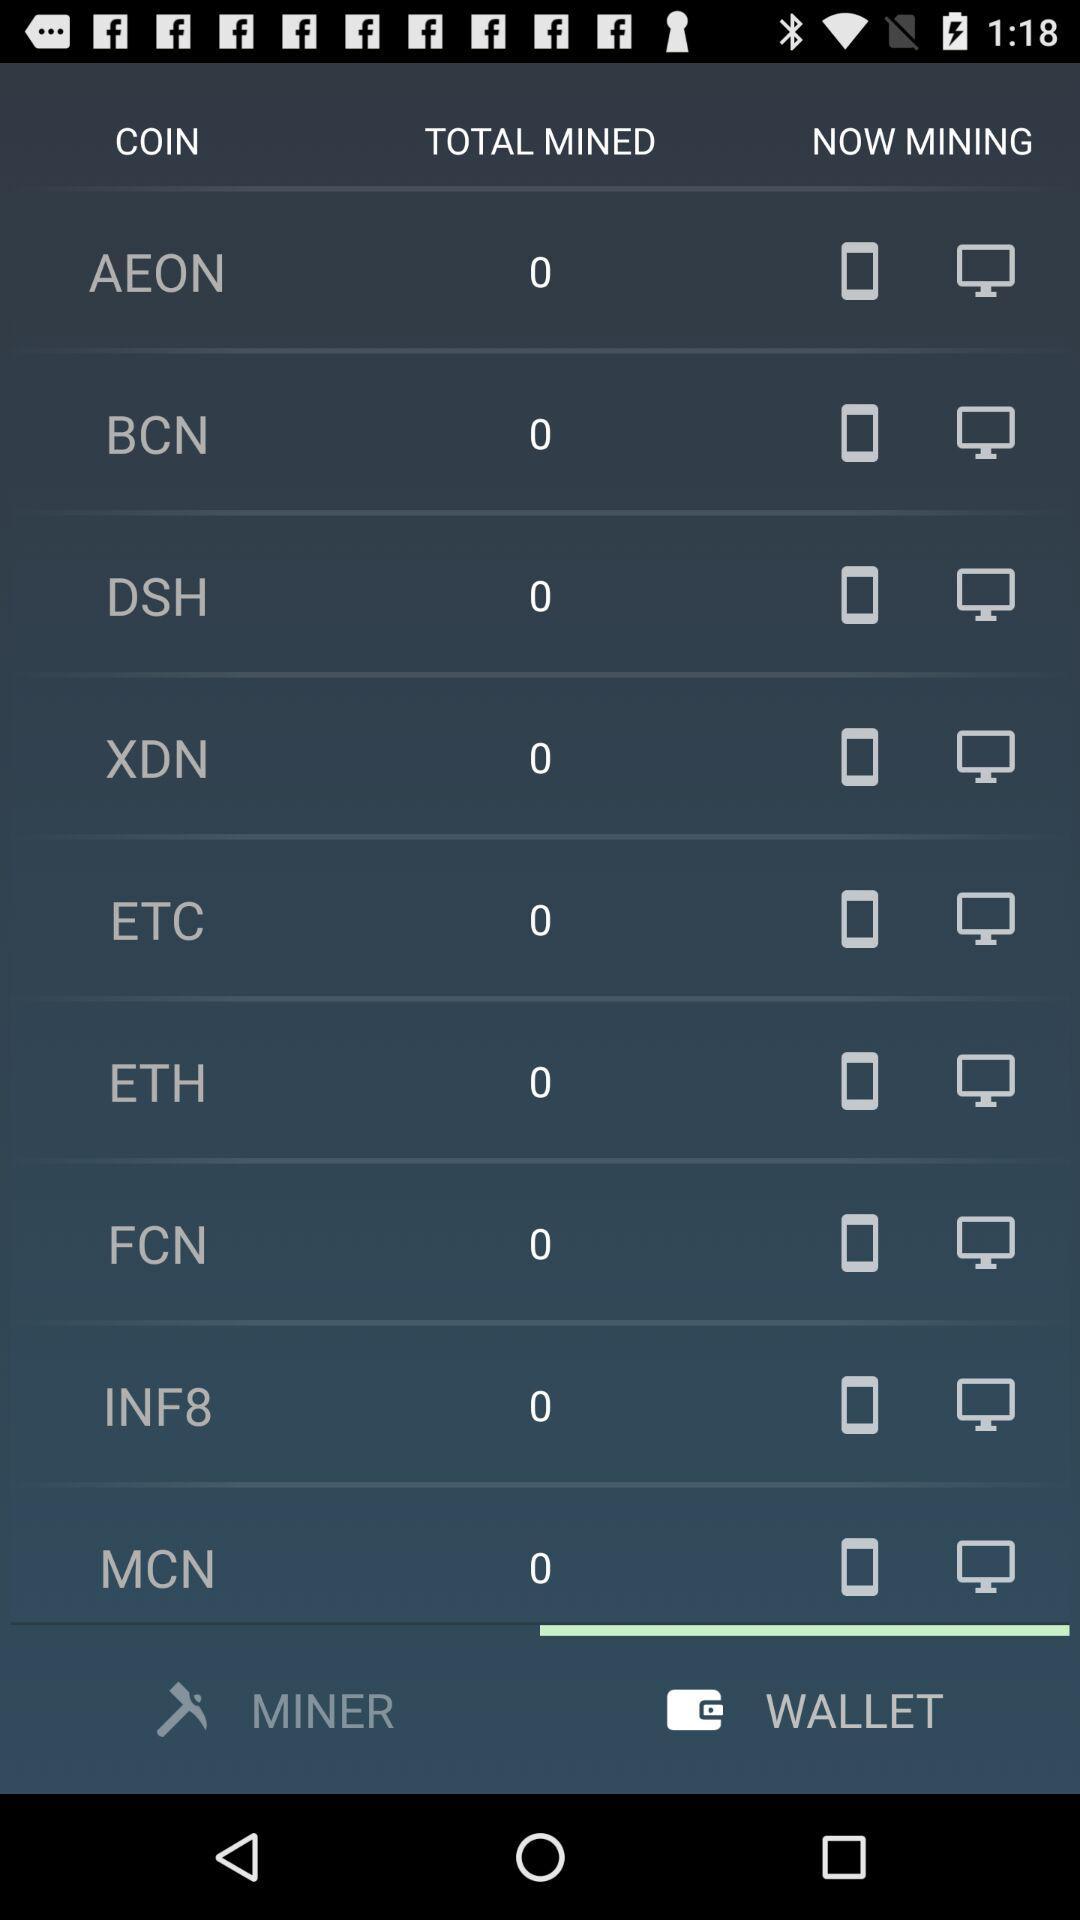  Describe the element at coordinates (985, 756) in the screenshot. I see `the computer image in xdn` at that location.